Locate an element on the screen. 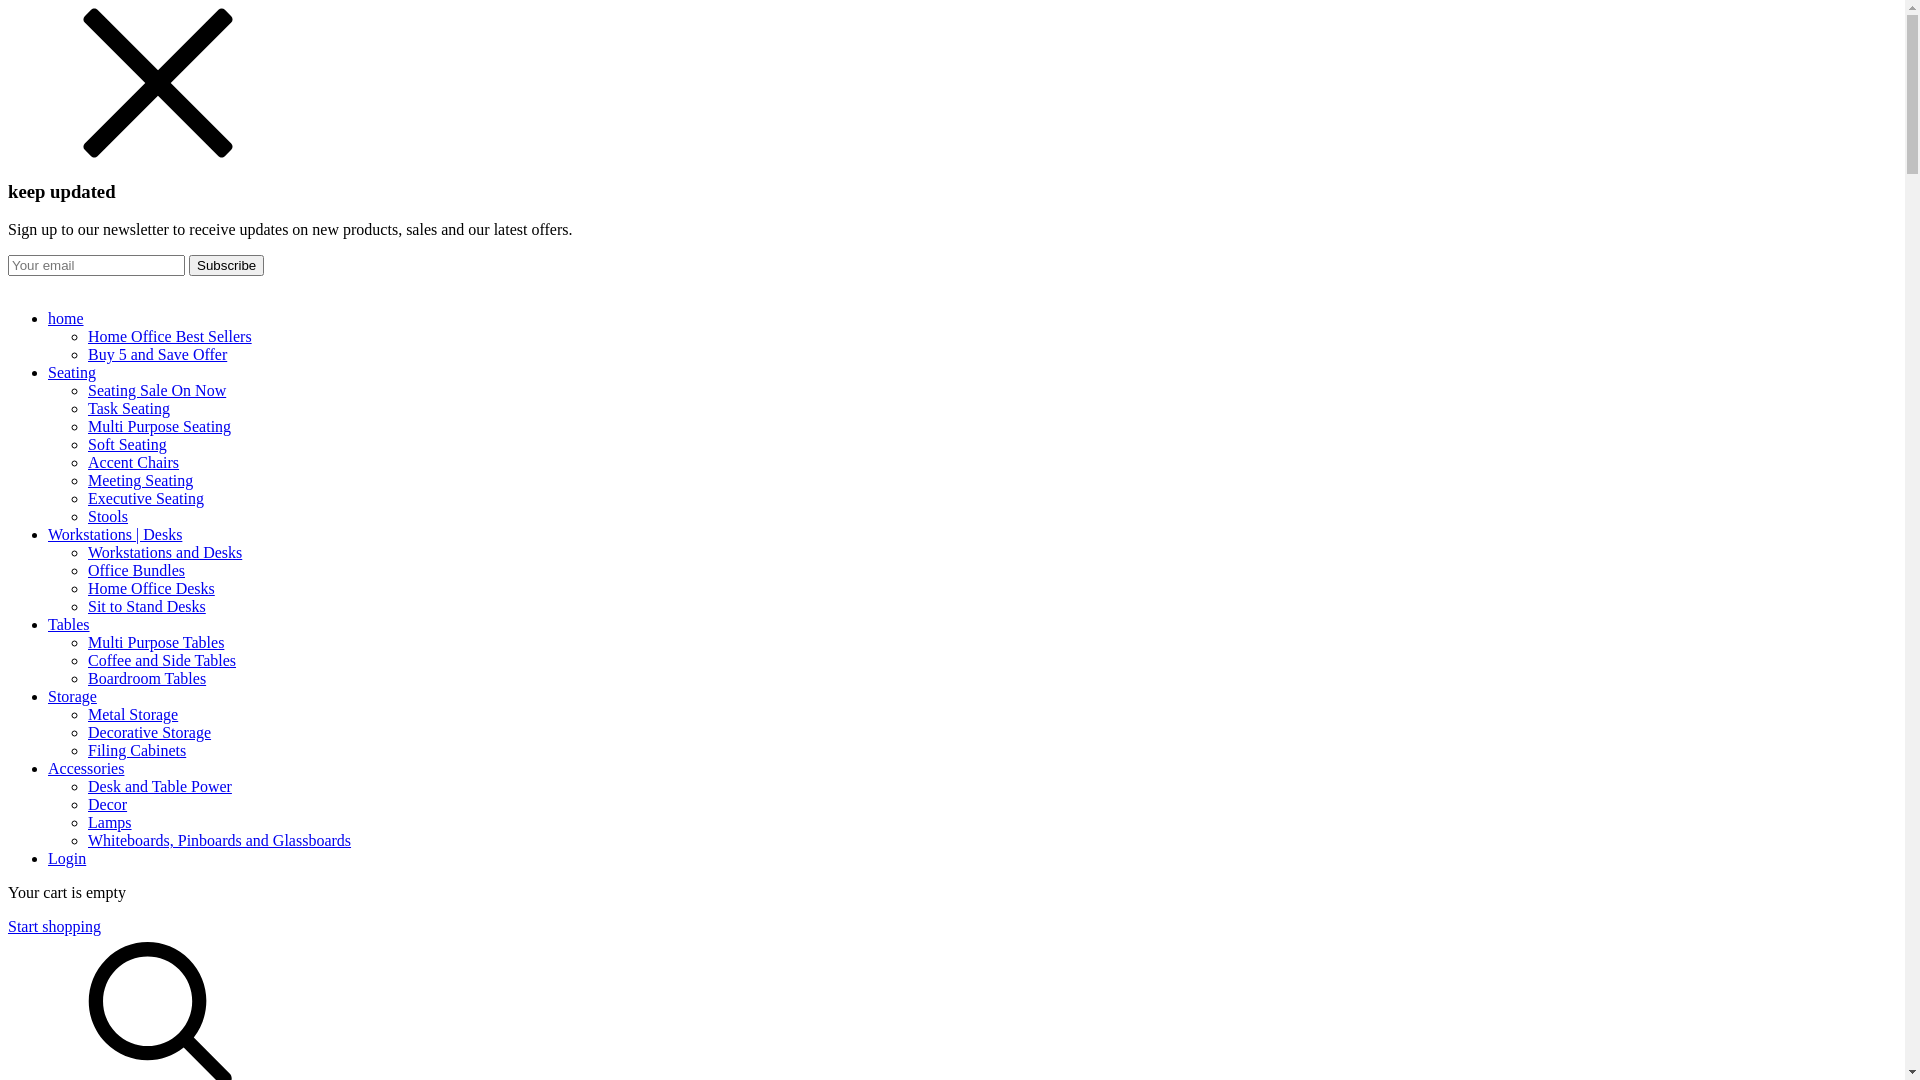 The height and width of the screenshot is (1080, 1920). 'Start shopping' is located at coordinates (8, 926).